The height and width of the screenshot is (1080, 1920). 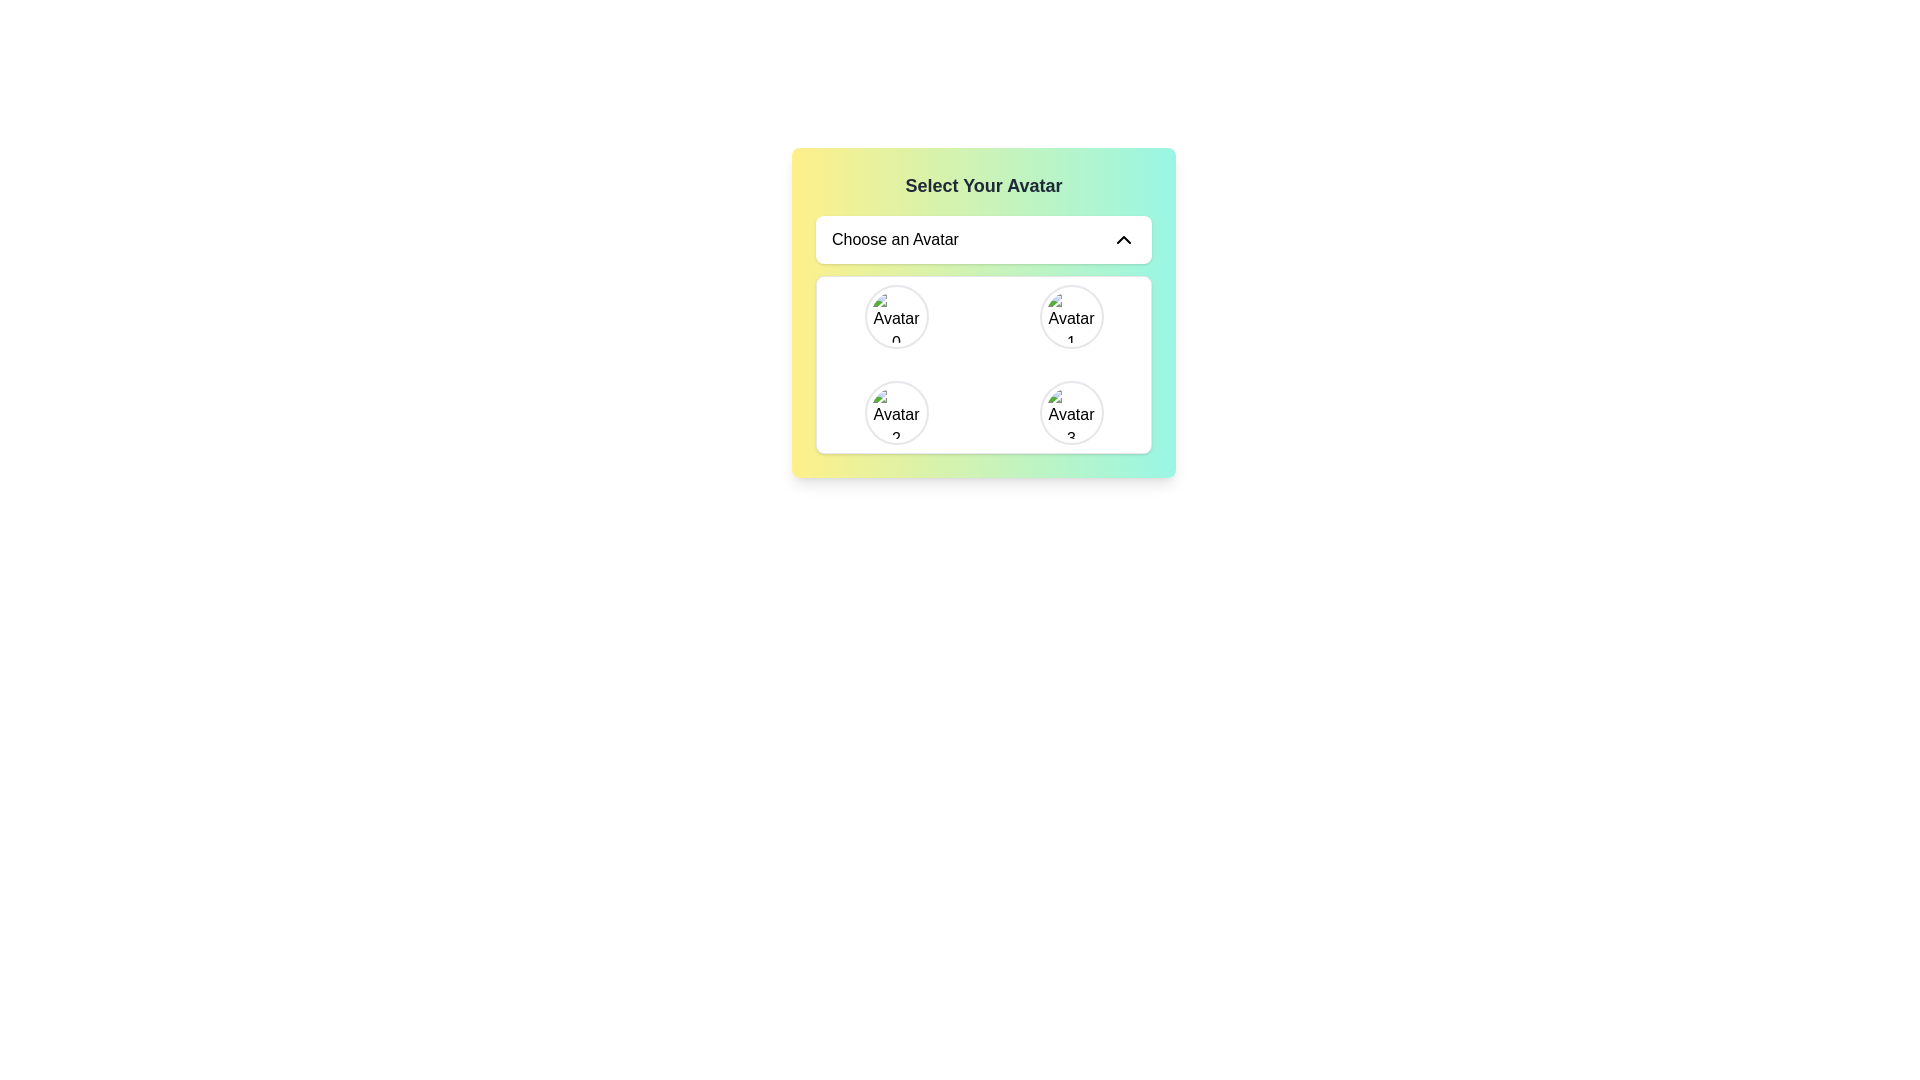 I want to click on the Avatar icon located in the second column of the first row under the 'Select Your Avatar' header, so click(x=1070, y=315).